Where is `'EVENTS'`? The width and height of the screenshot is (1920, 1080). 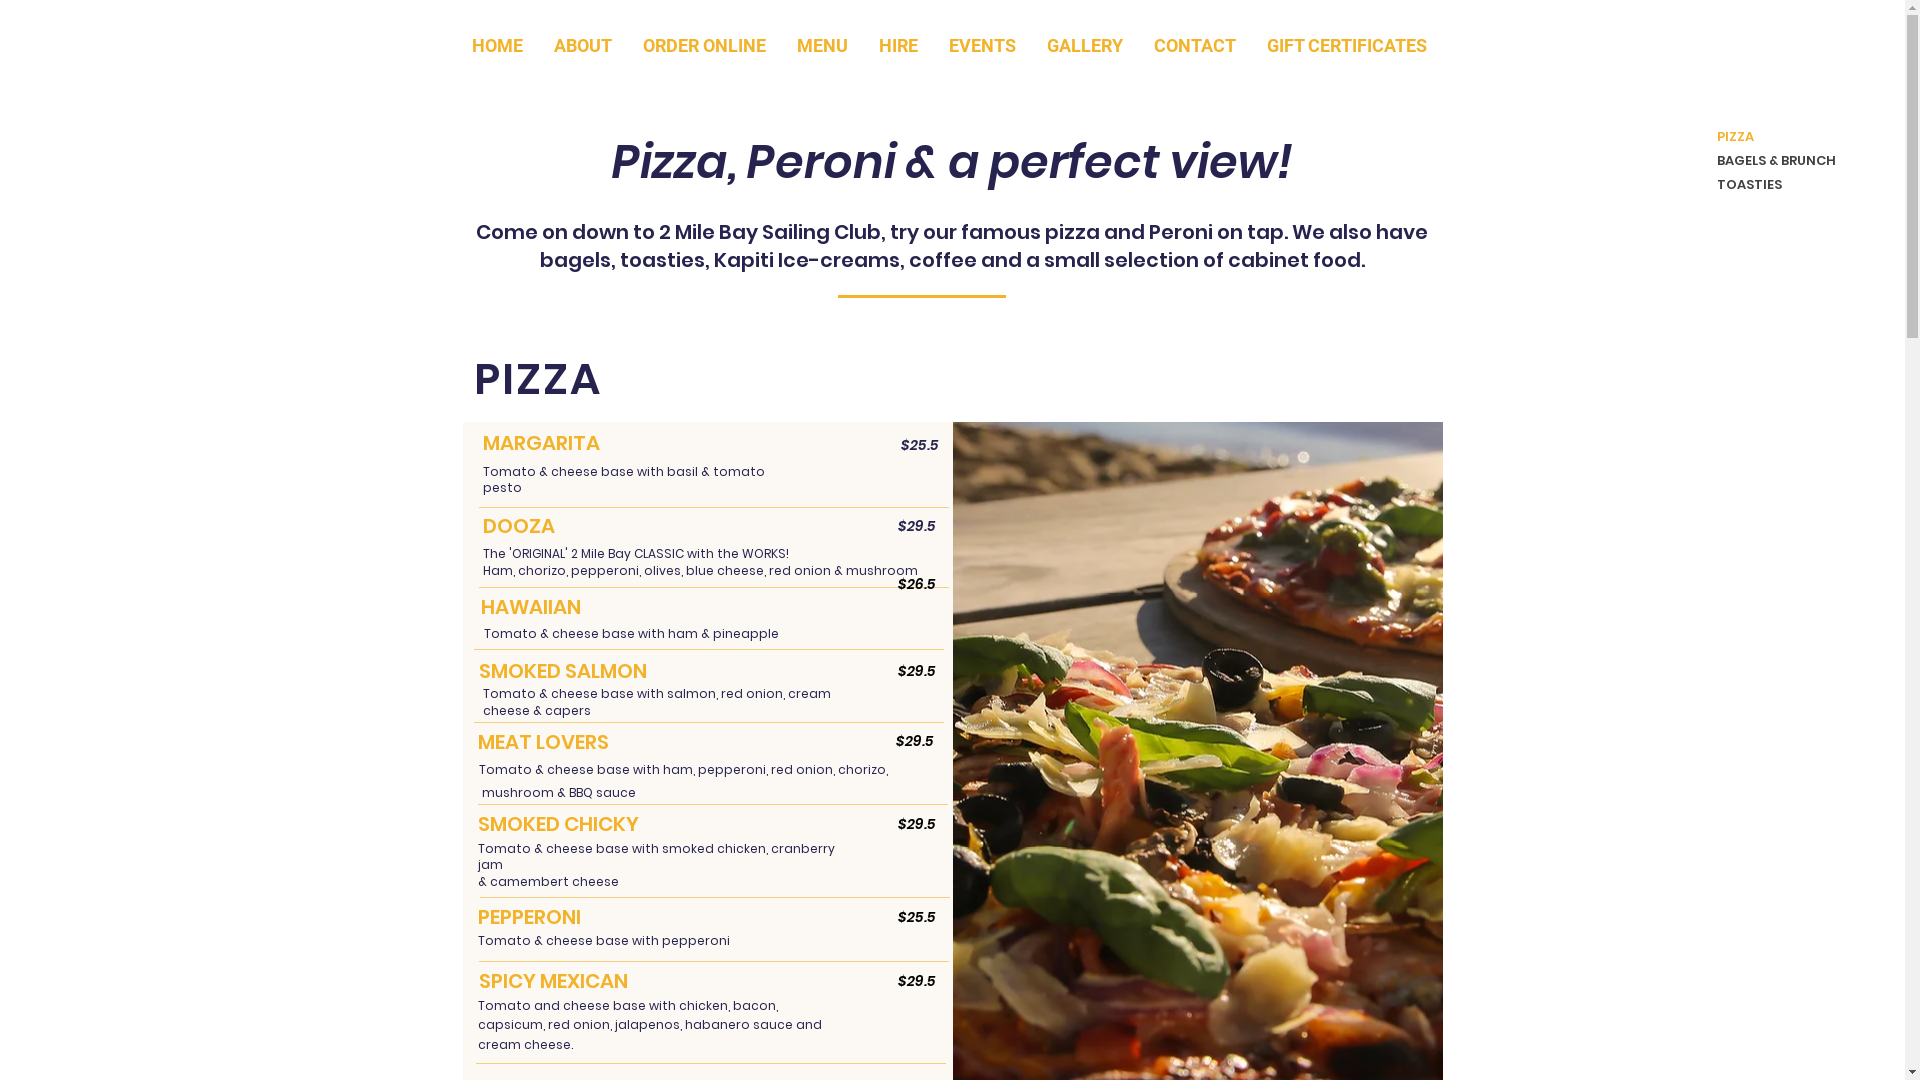
'EVENTS' is located at coordinates (983, 45).